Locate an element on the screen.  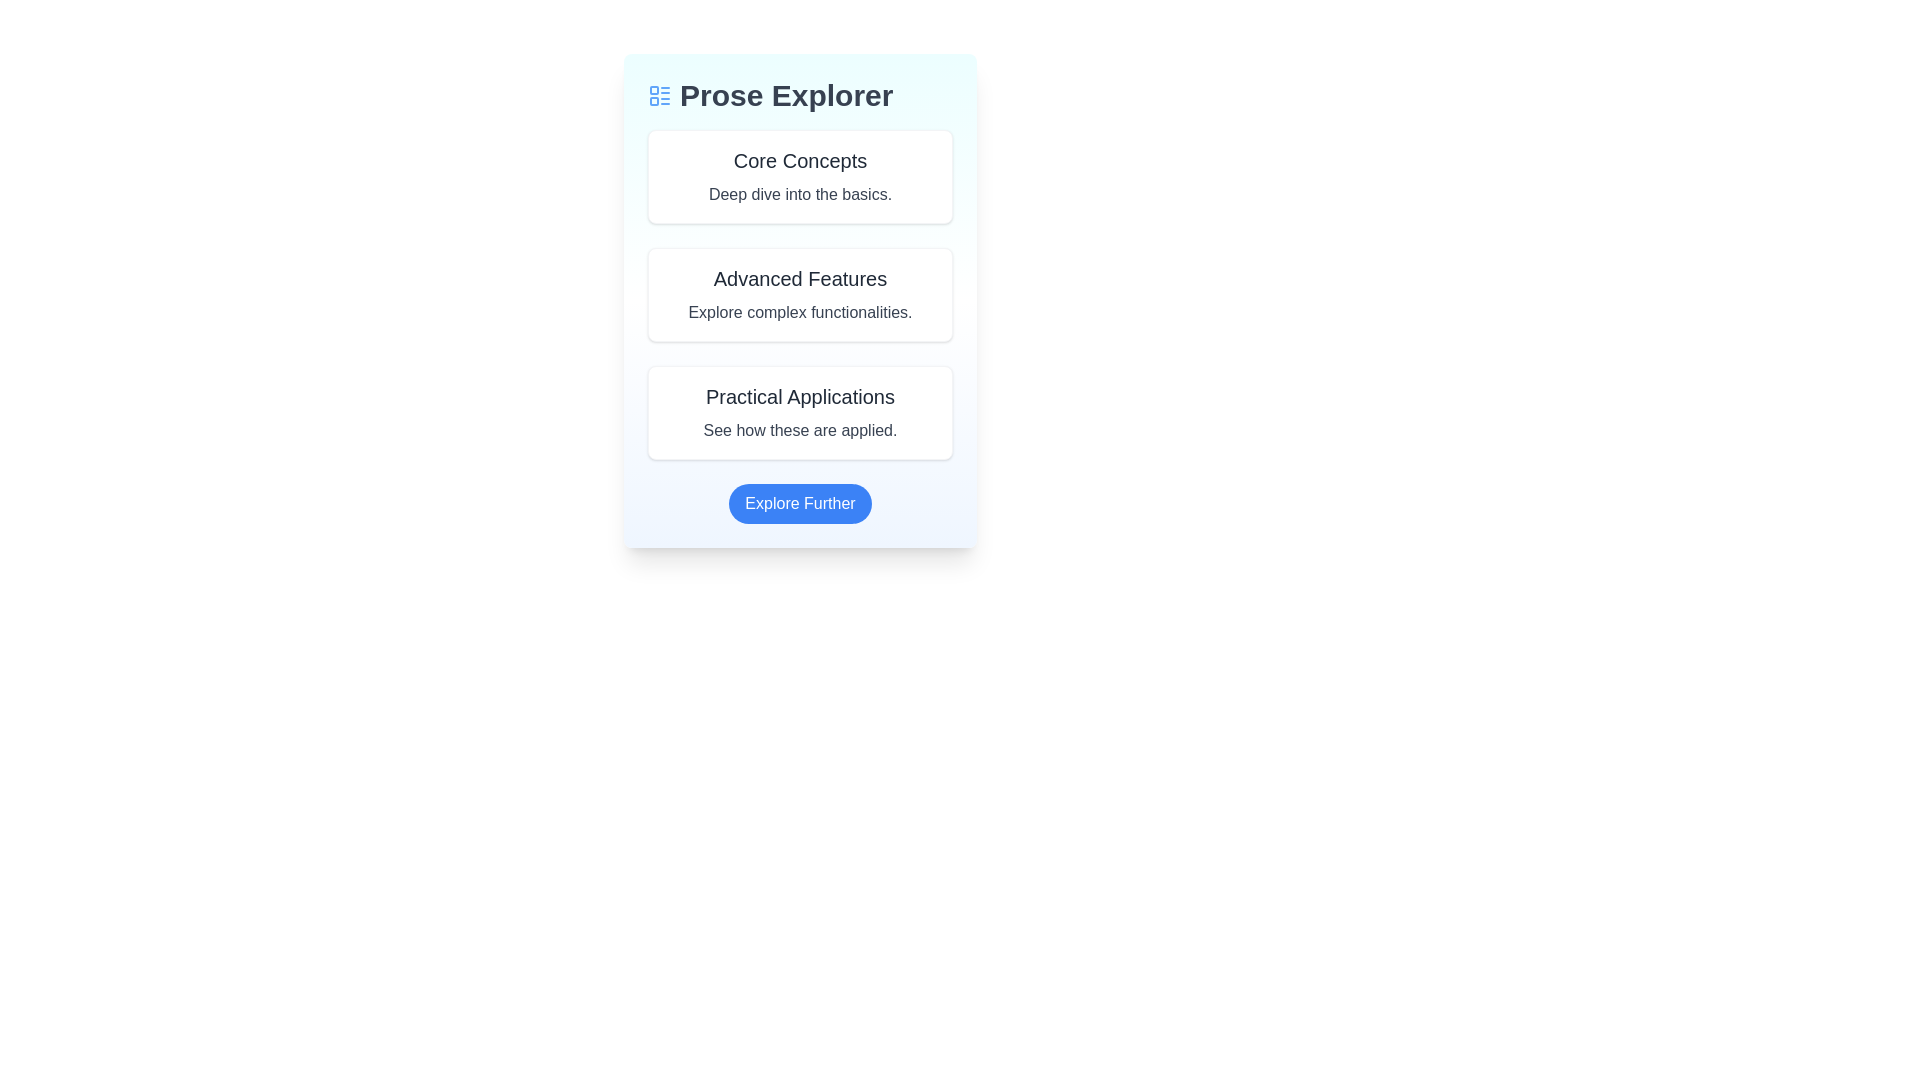
available information from the 'Advanced Features' informative card, which is the second card in the 'Prose Explorer' section is located at coordinates (800, 326).